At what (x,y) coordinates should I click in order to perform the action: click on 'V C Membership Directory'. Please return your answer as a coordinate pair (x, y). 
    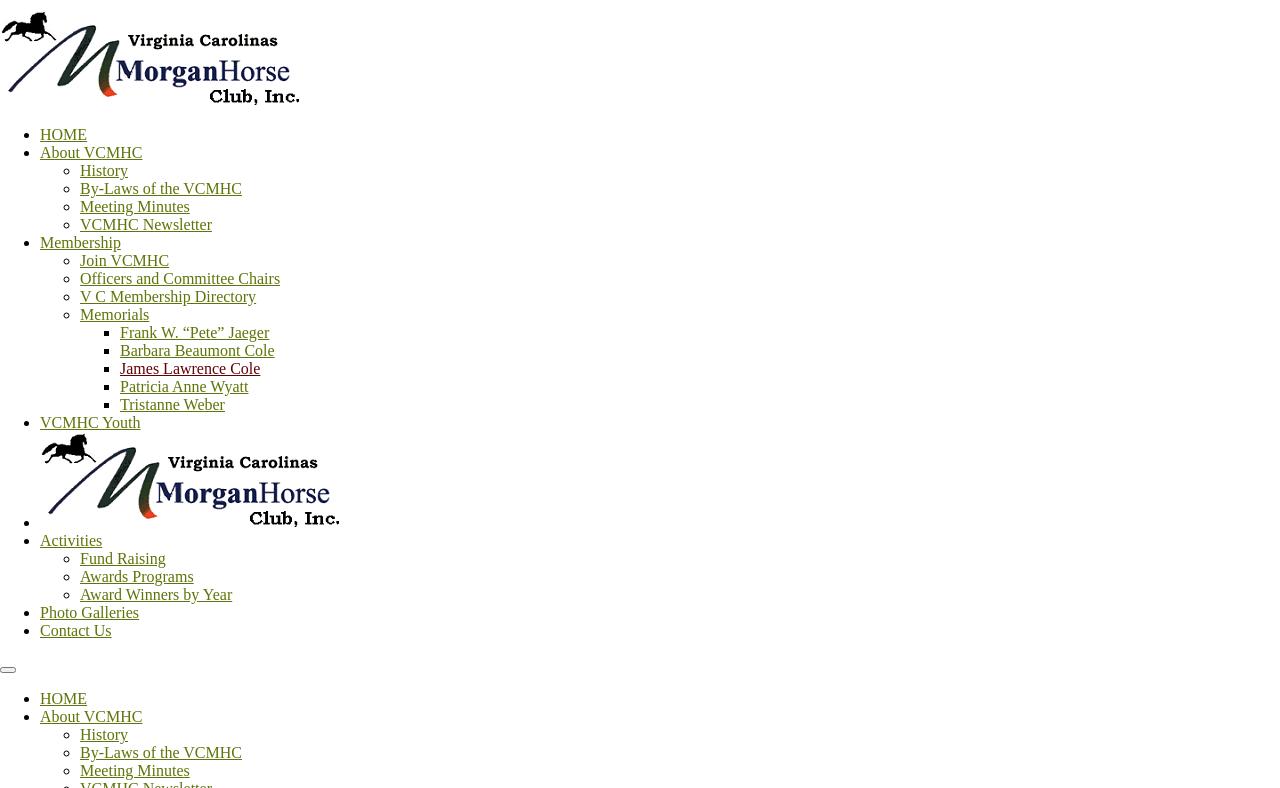
    Looking at the image, I should click on (168, 296).